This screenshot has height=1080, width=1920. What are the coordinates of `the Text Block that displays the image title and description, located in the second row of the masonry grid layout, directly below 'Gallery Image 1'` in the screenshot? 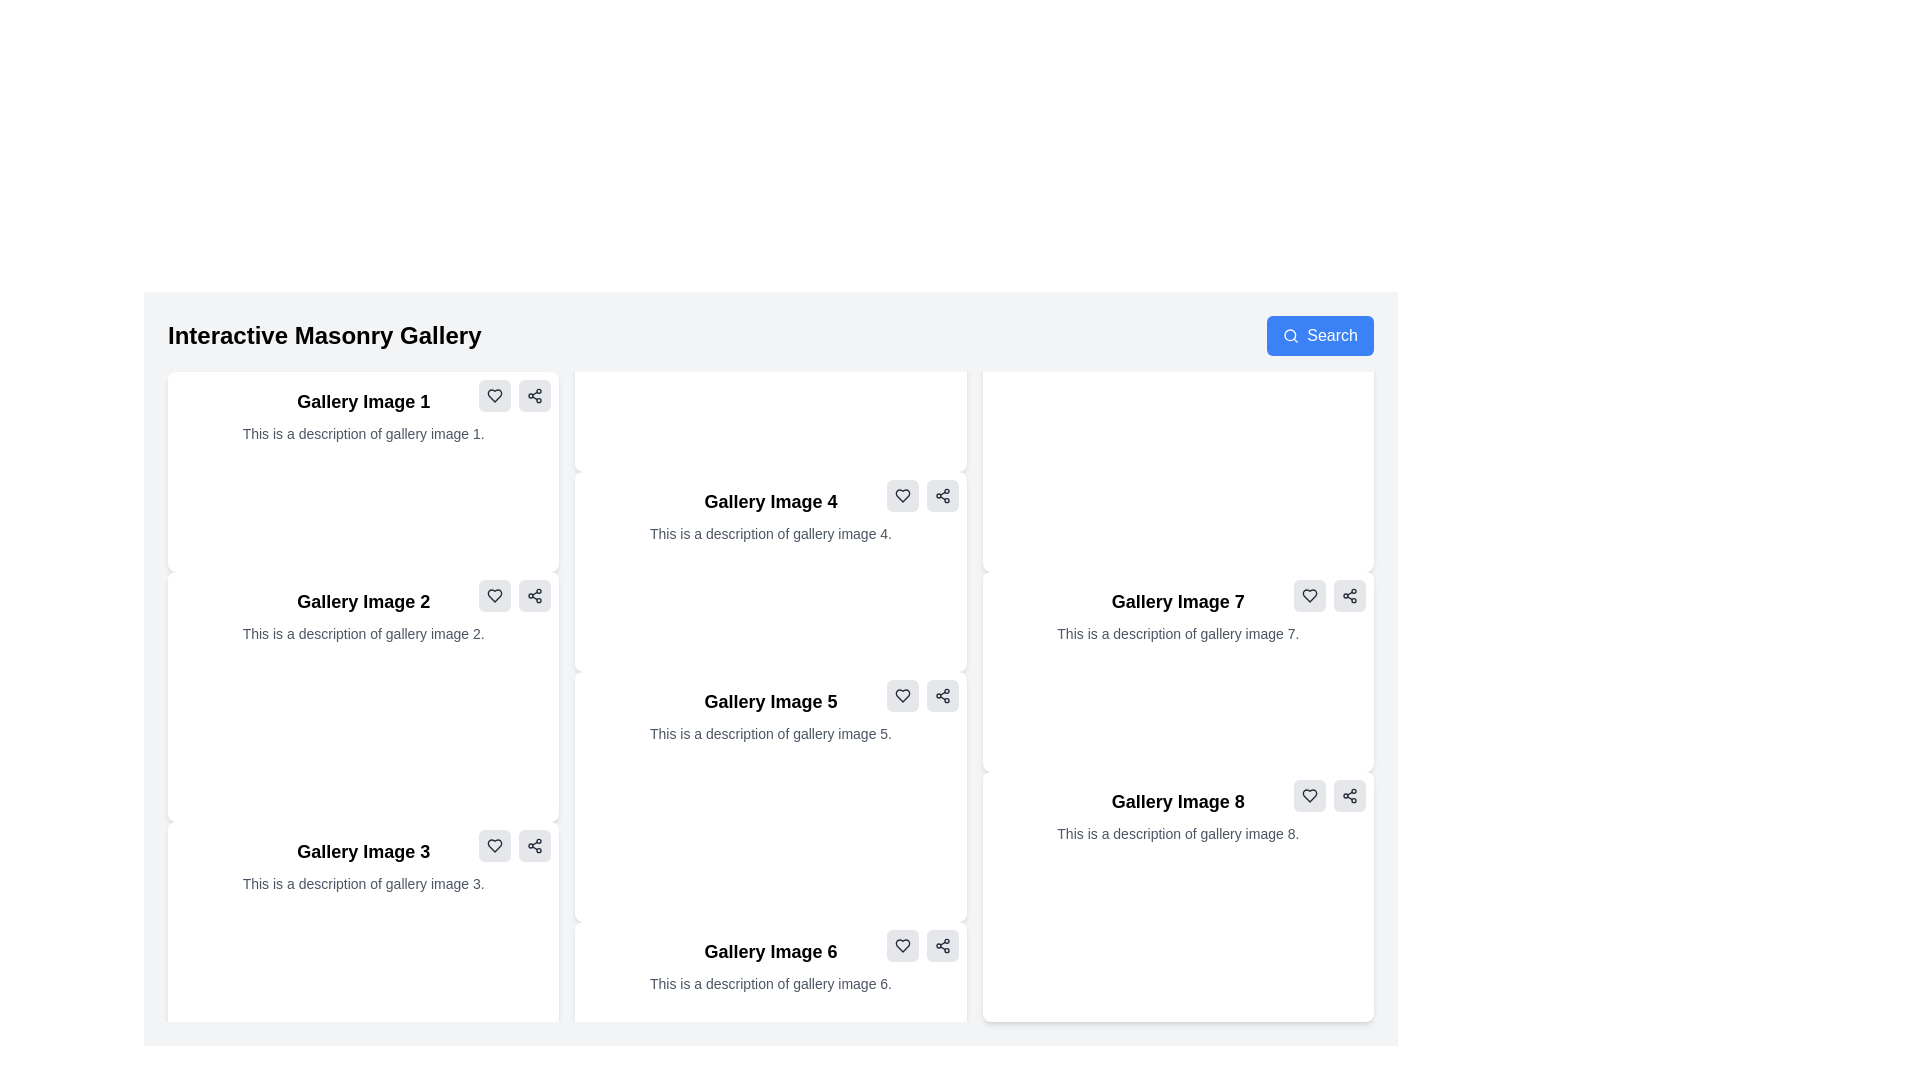 It's located at (363, 615).